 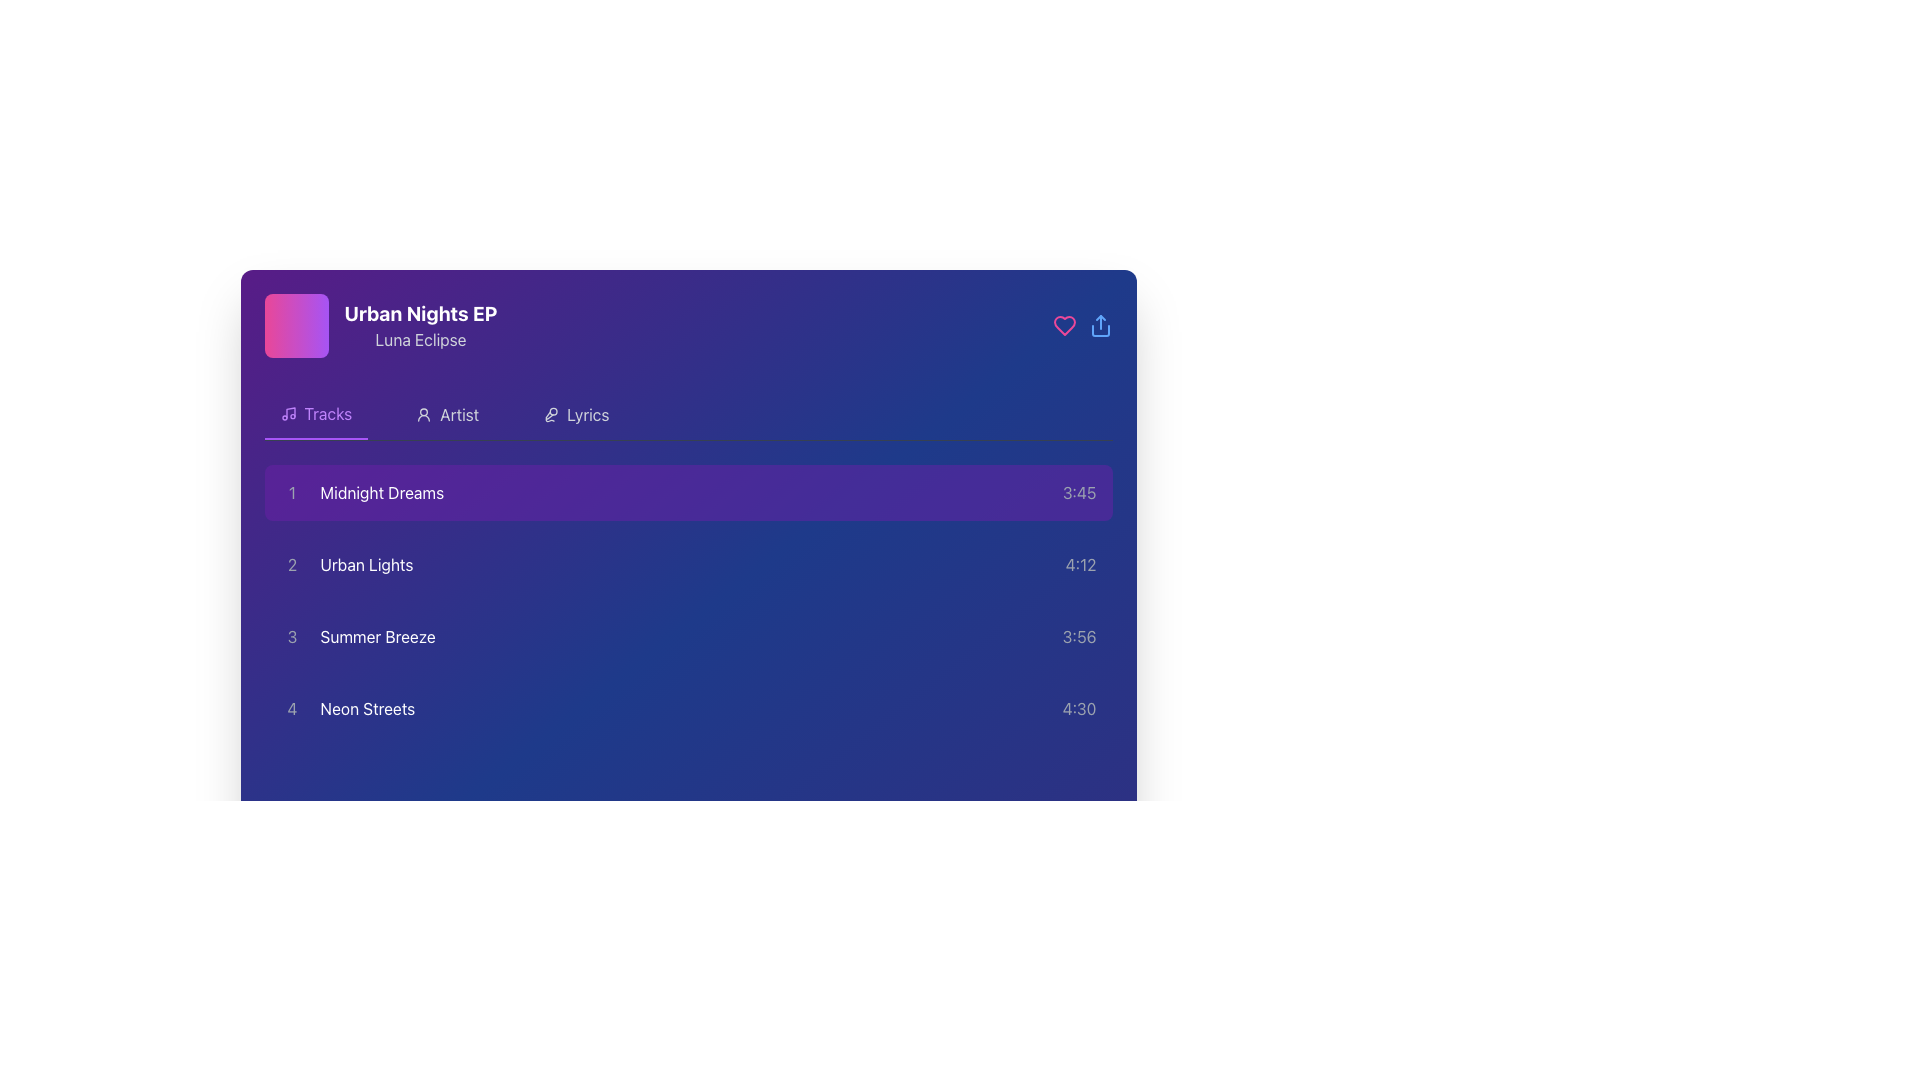 What do you see at coordinates (420, 338) in the screenshot?
I see `the static text label displaying 'Luna Eclipse', which is styled in a lighter gray color and positioned below the heading 'Urban Nights EP'` at bounding box center [420, 338].